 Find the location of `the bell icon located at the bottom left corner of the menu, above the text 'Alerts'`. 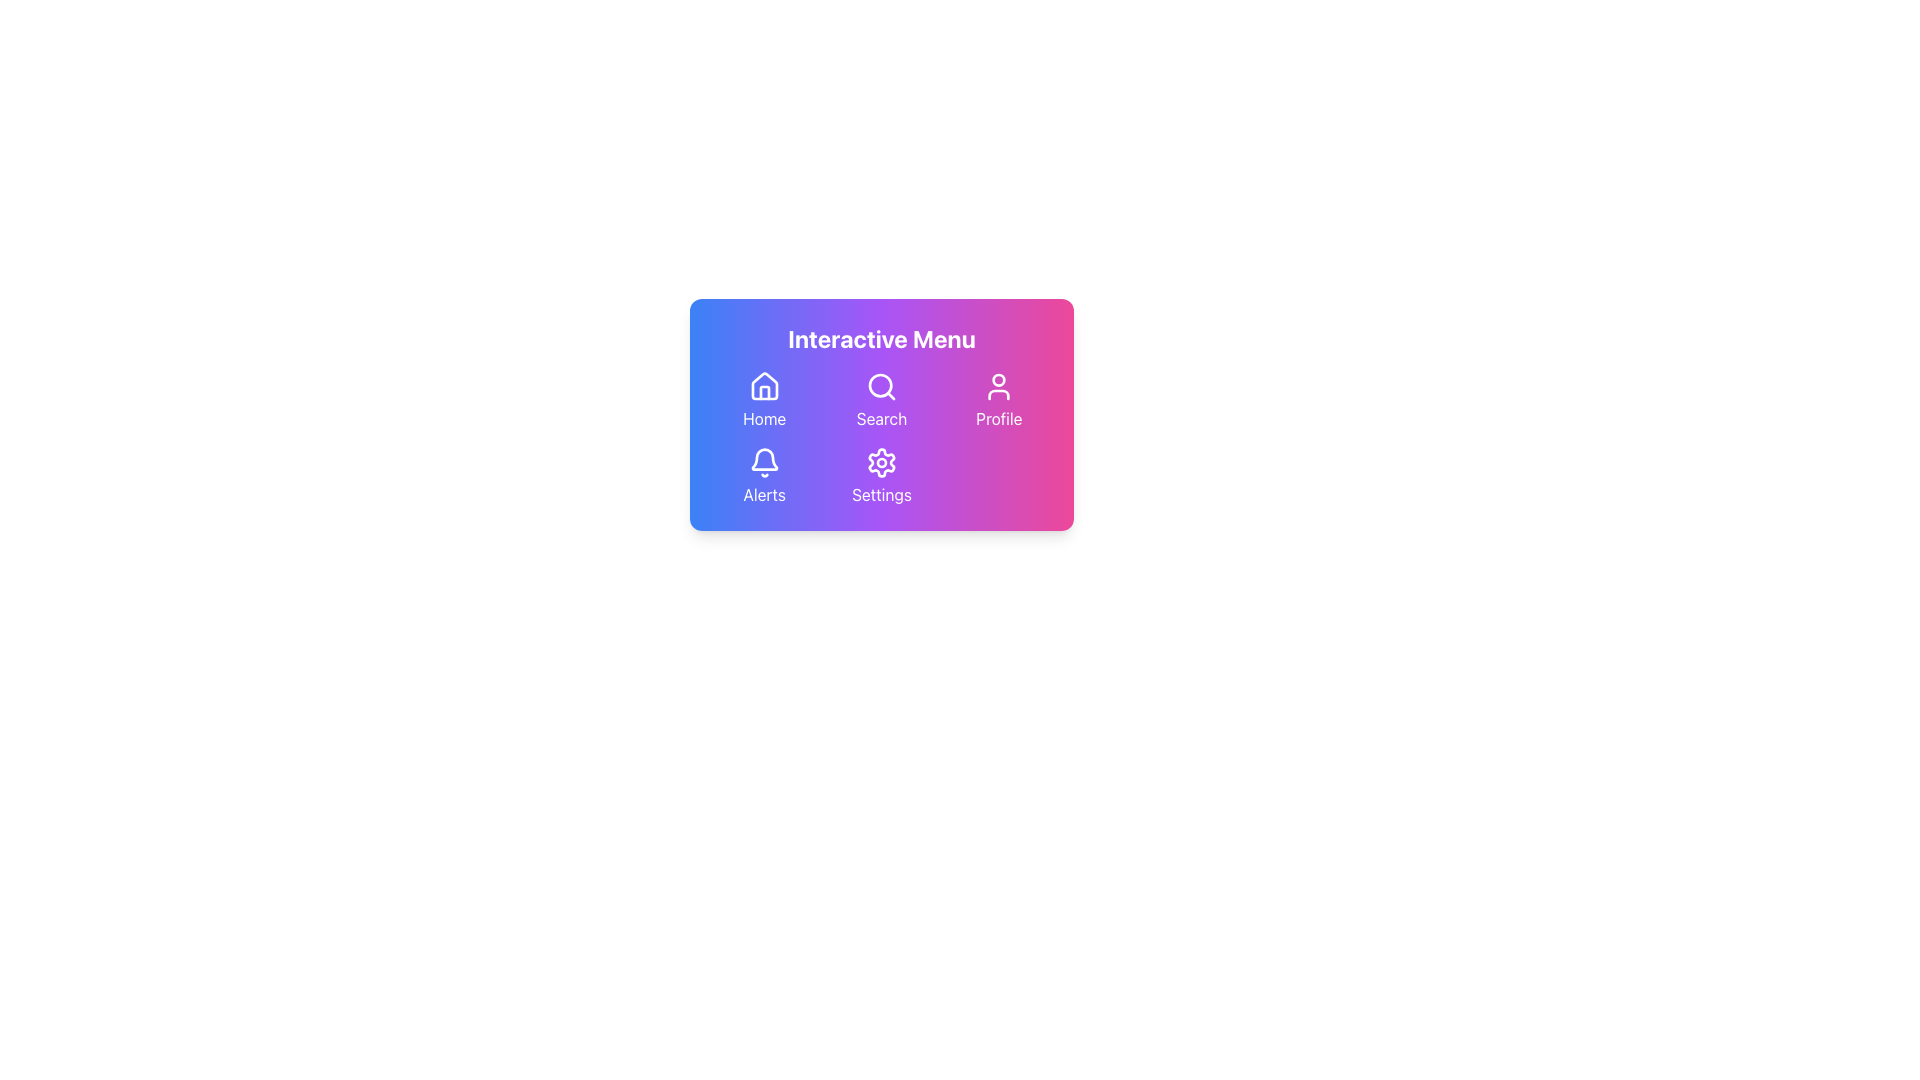

the bell icon located at the bottom left corner of the menu, above the text 'Alerts' is located at coordinates (763, 462).